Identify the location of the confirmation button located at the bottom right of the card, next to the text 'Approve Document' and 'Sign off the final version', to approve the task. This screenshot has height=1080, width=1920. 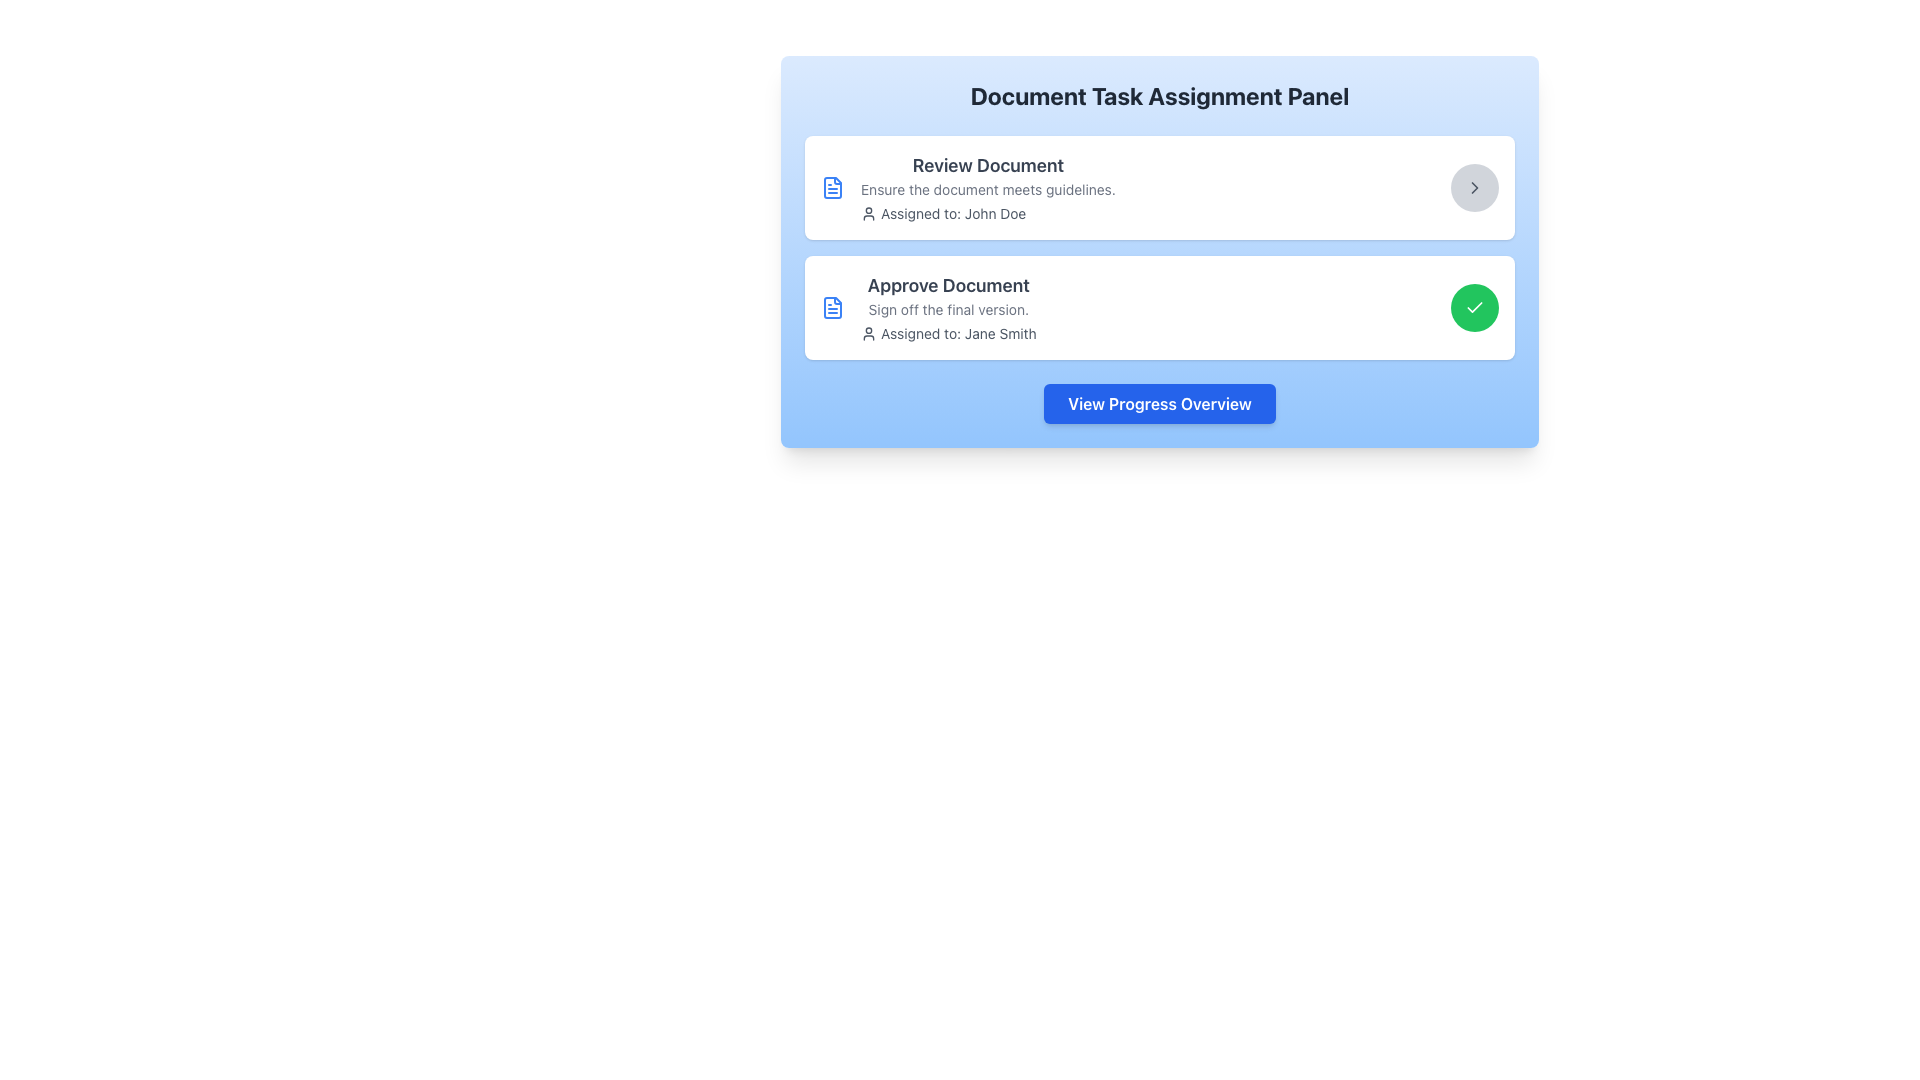
(1474, 308).